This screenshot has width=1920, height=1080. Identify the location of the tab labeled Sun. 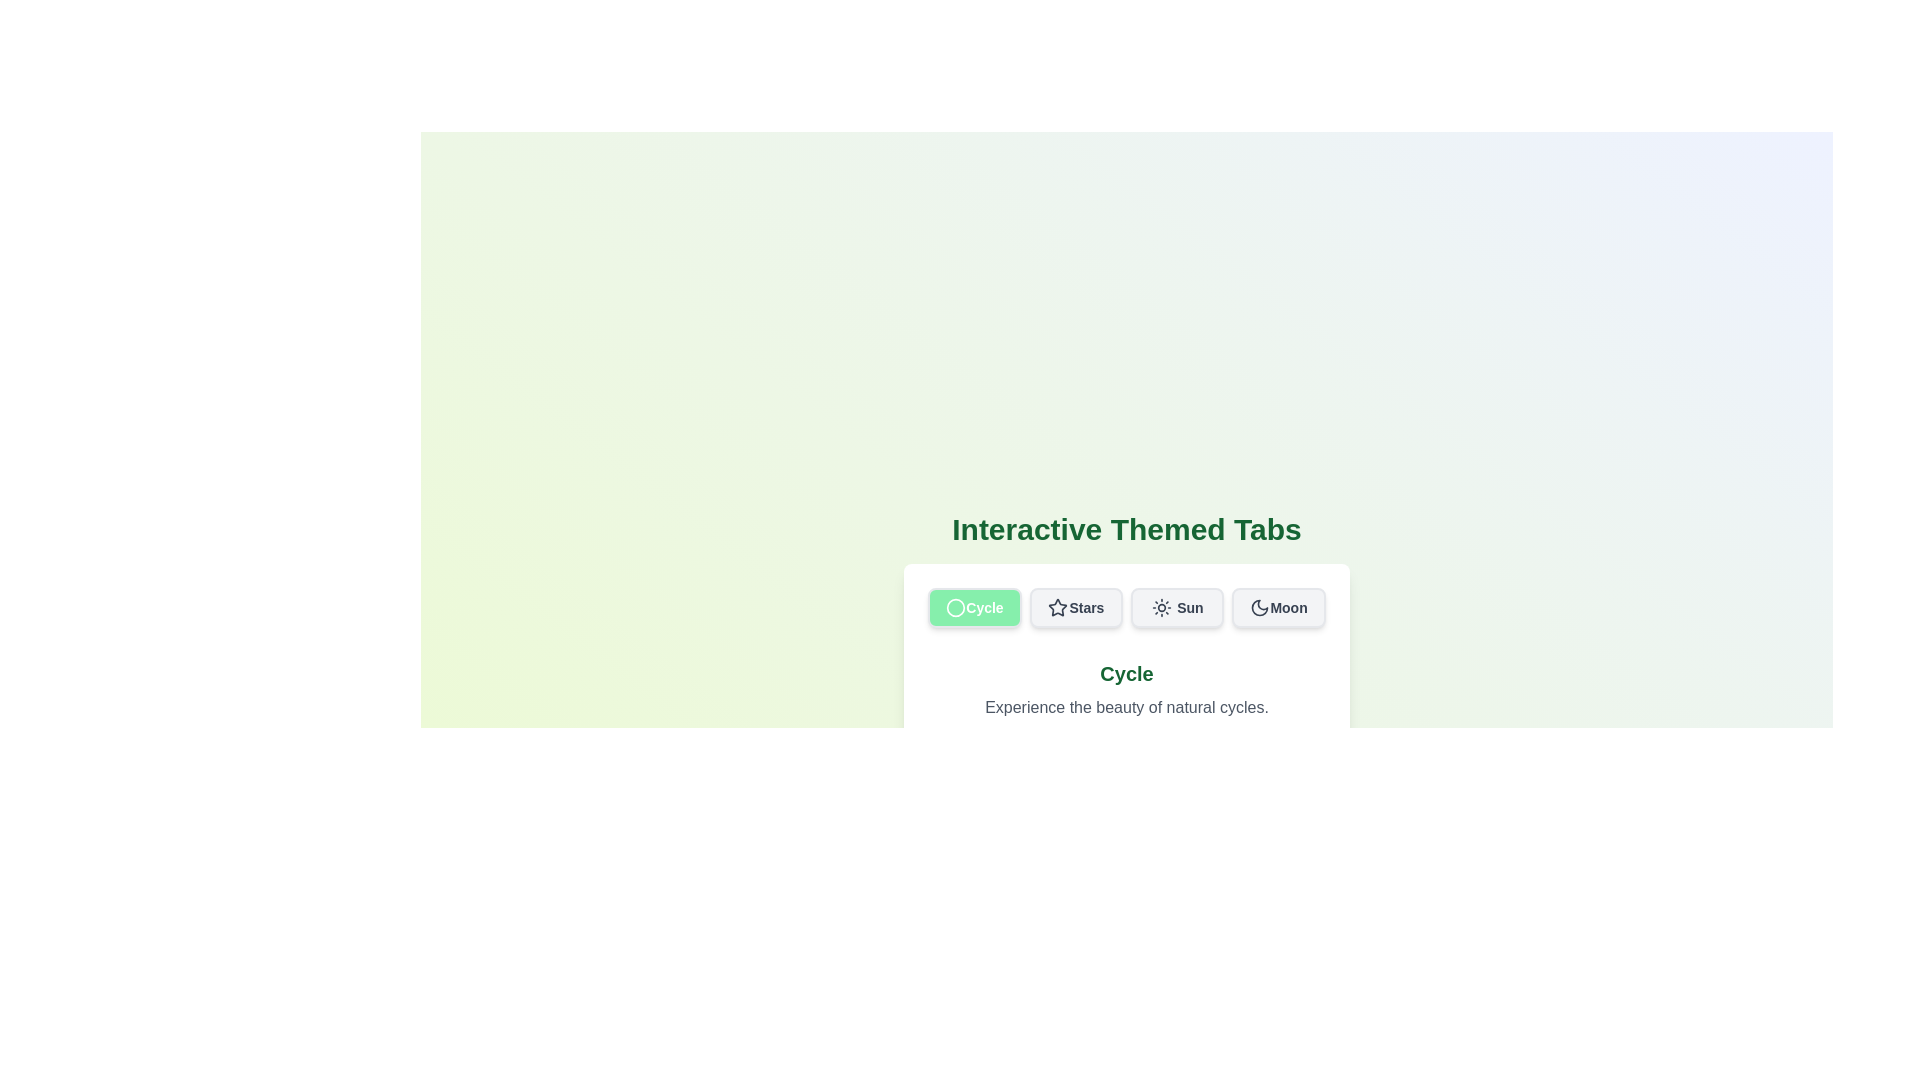
(1177, 607).